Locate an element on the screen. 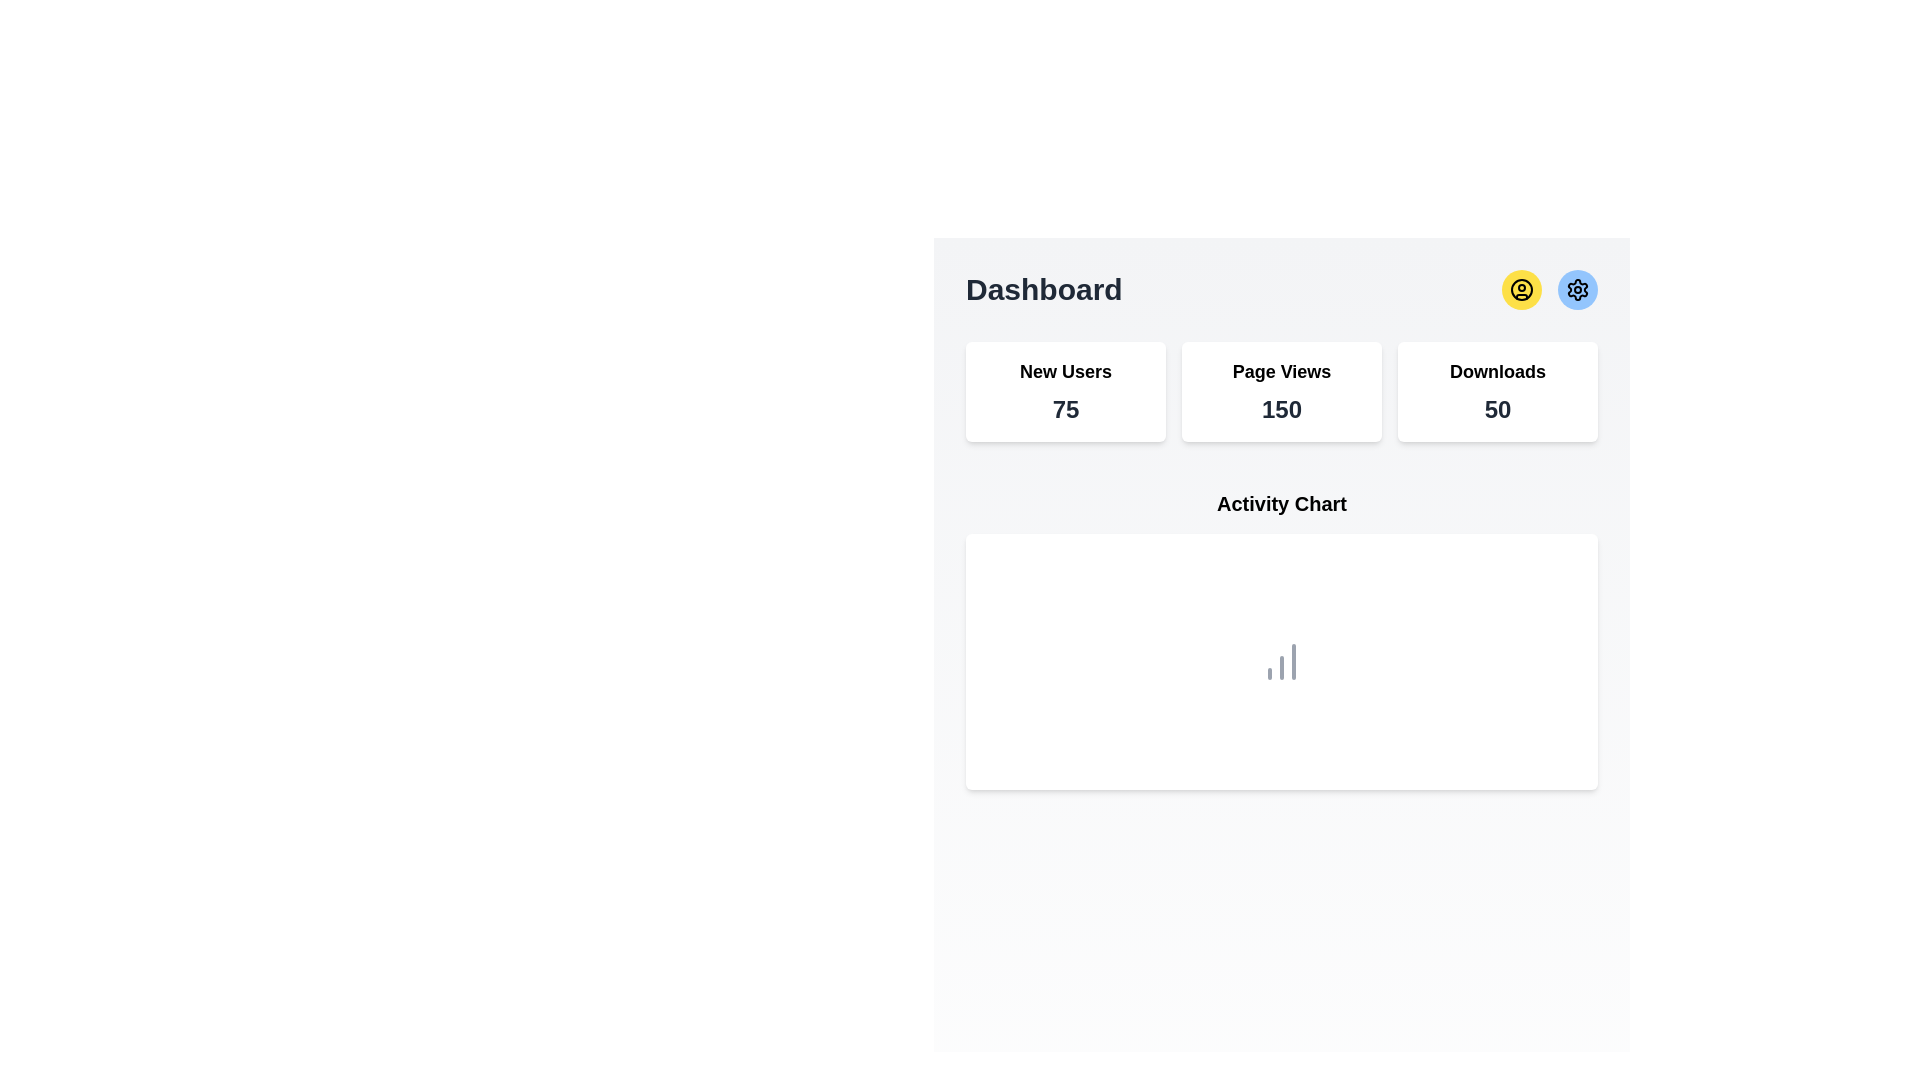  the circular user profile icon with a black outline and yellow background, located in the top-right area of the interface is located at coordinates (1520, 289).